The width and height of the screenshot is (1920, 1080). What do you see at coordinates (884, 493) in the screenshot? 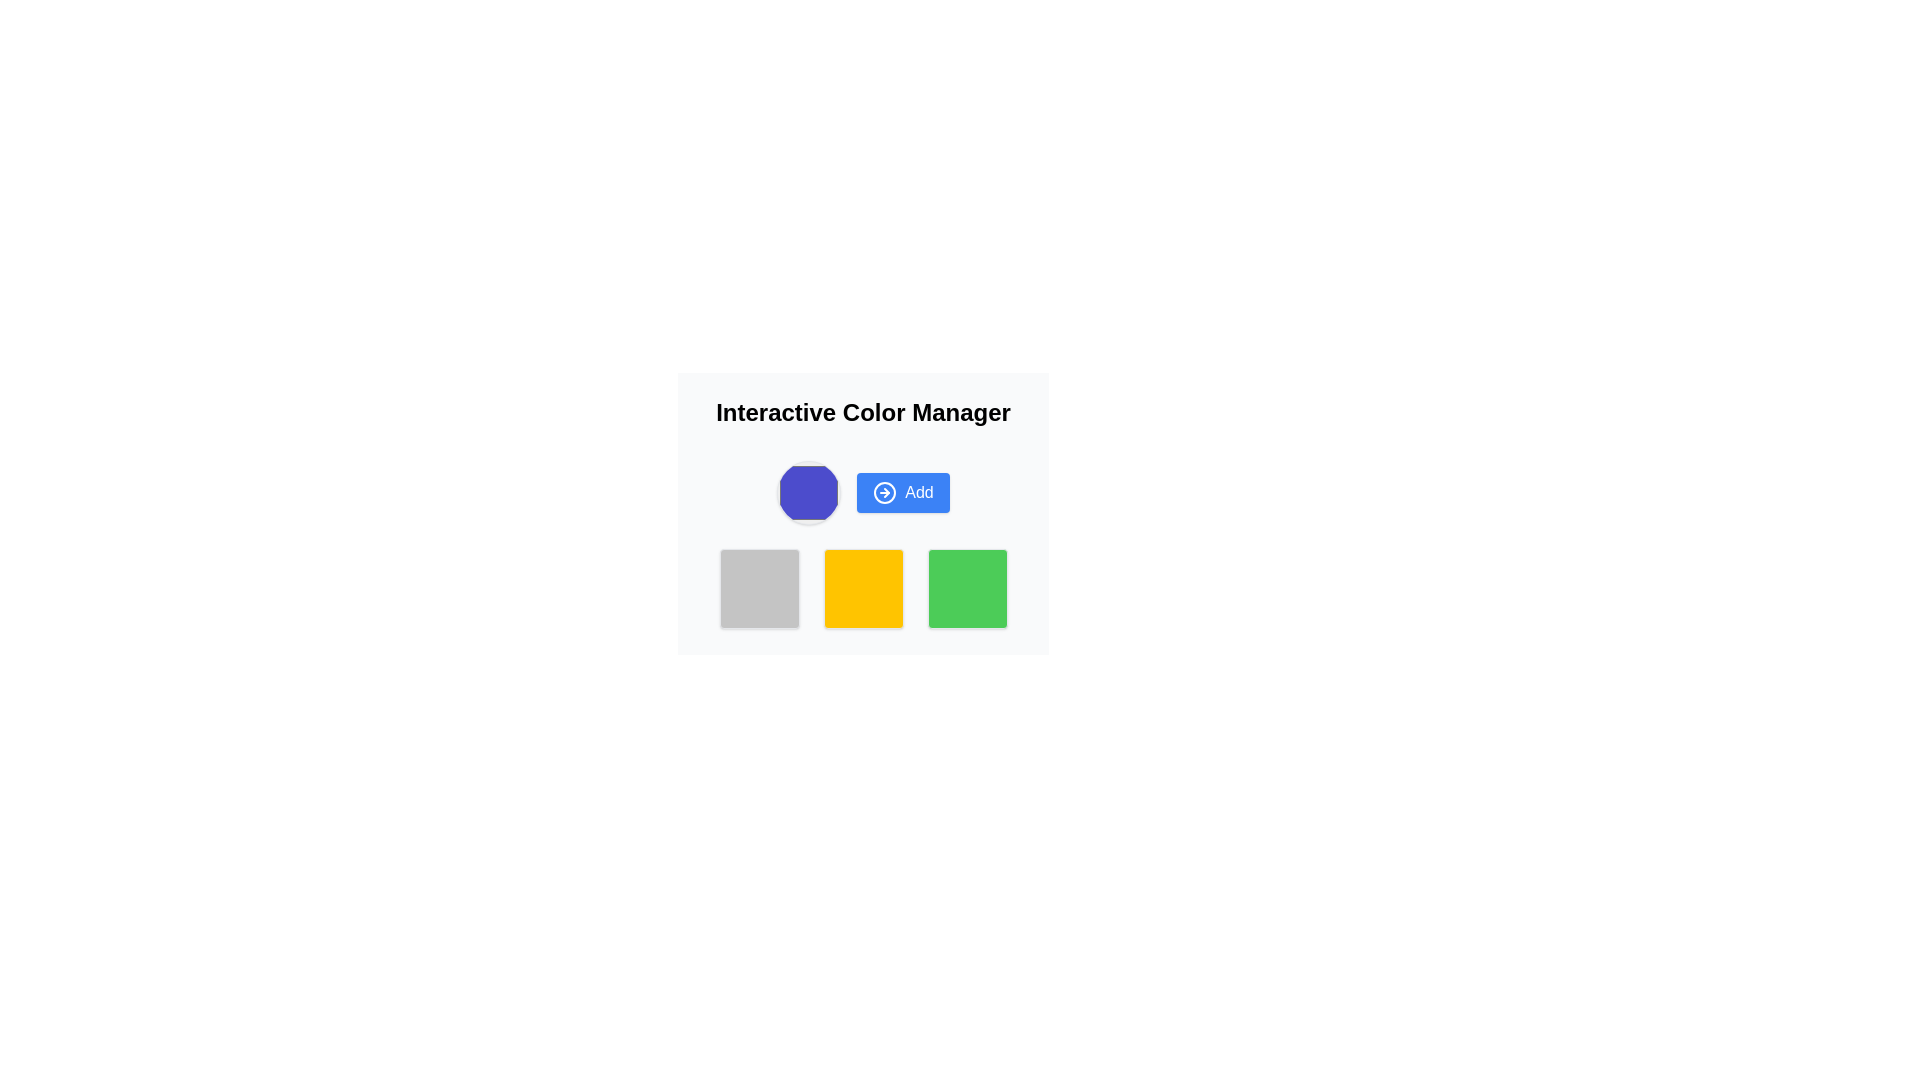
I see `the filled circle with a blue outline and a white interior, which is located within a button featuring an arrow pointing to the right` at bounding box center [884, 493].